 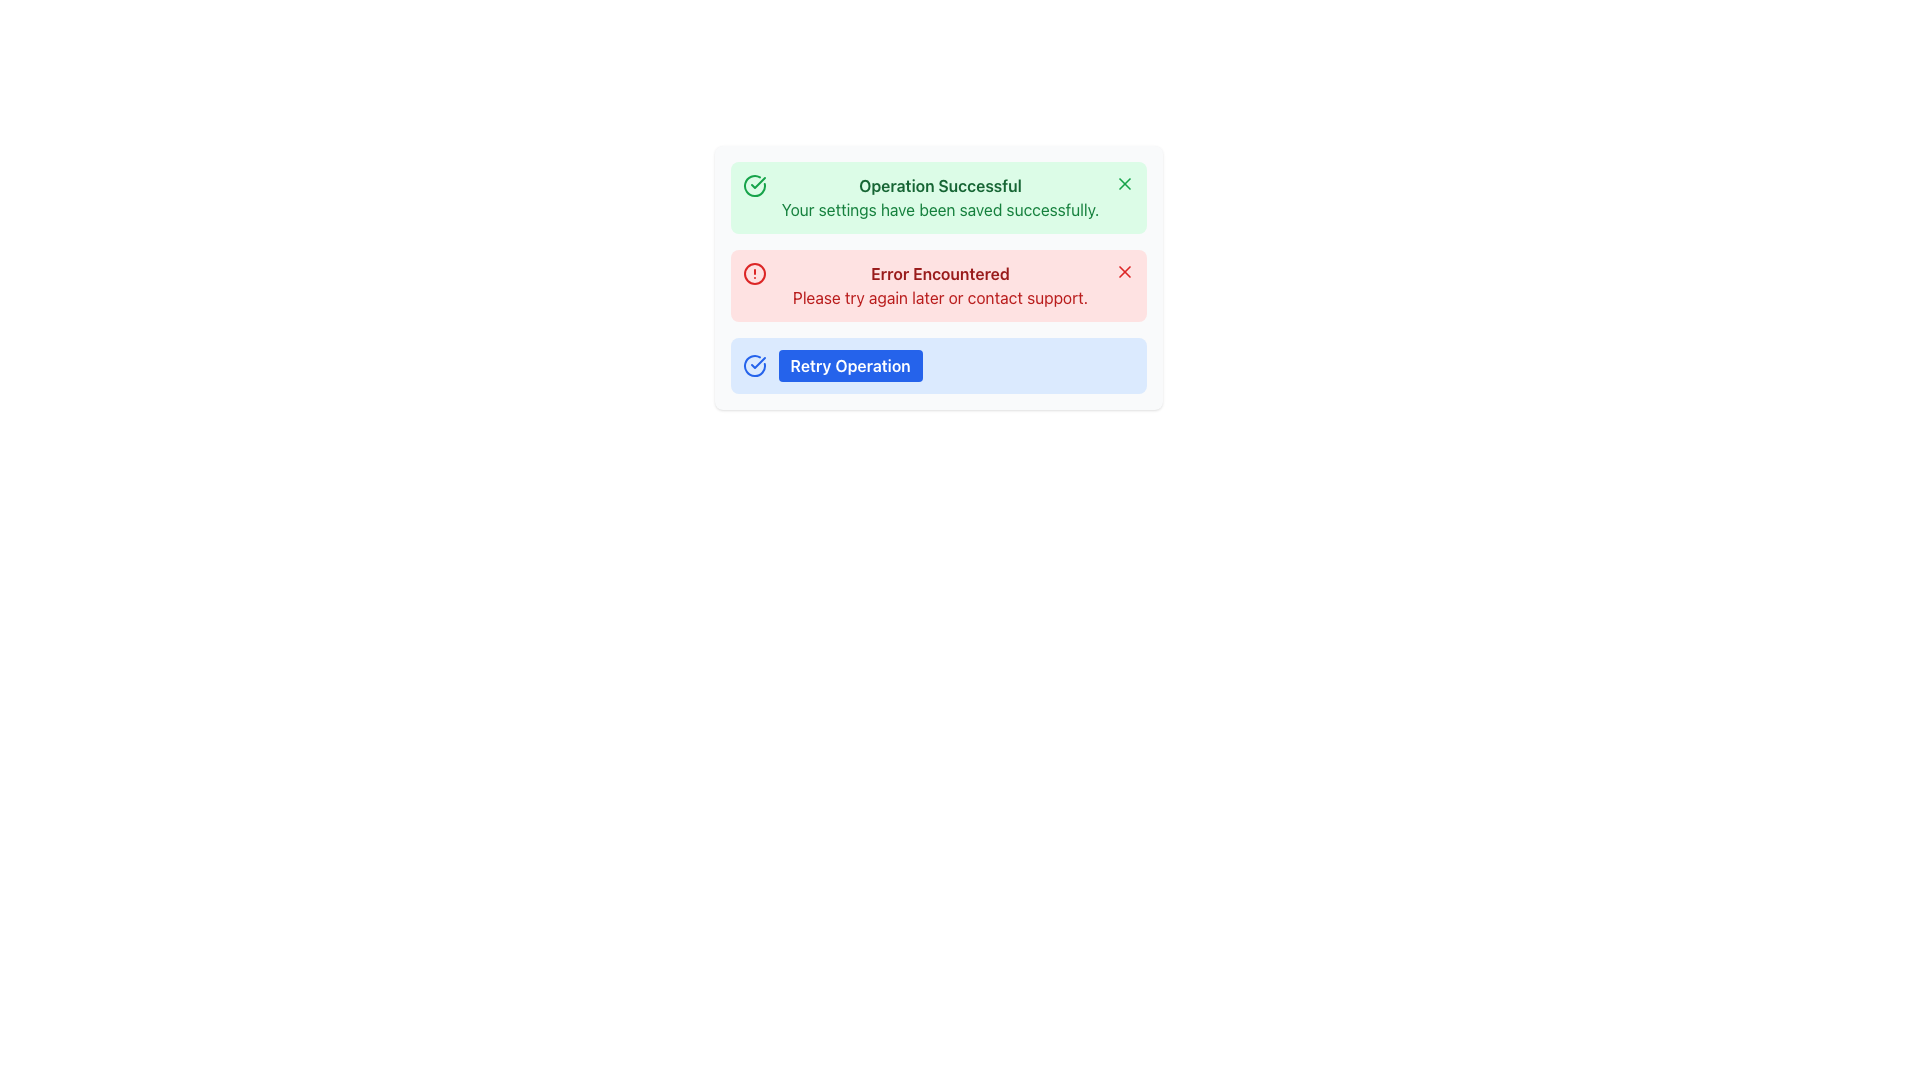 What do you see at coordinates (753, 273) in the screenshot?
I see `the central circular part of the alert icon that represents an error, located in the second section of three notifications with a red background` at bounding box center [753, 273].